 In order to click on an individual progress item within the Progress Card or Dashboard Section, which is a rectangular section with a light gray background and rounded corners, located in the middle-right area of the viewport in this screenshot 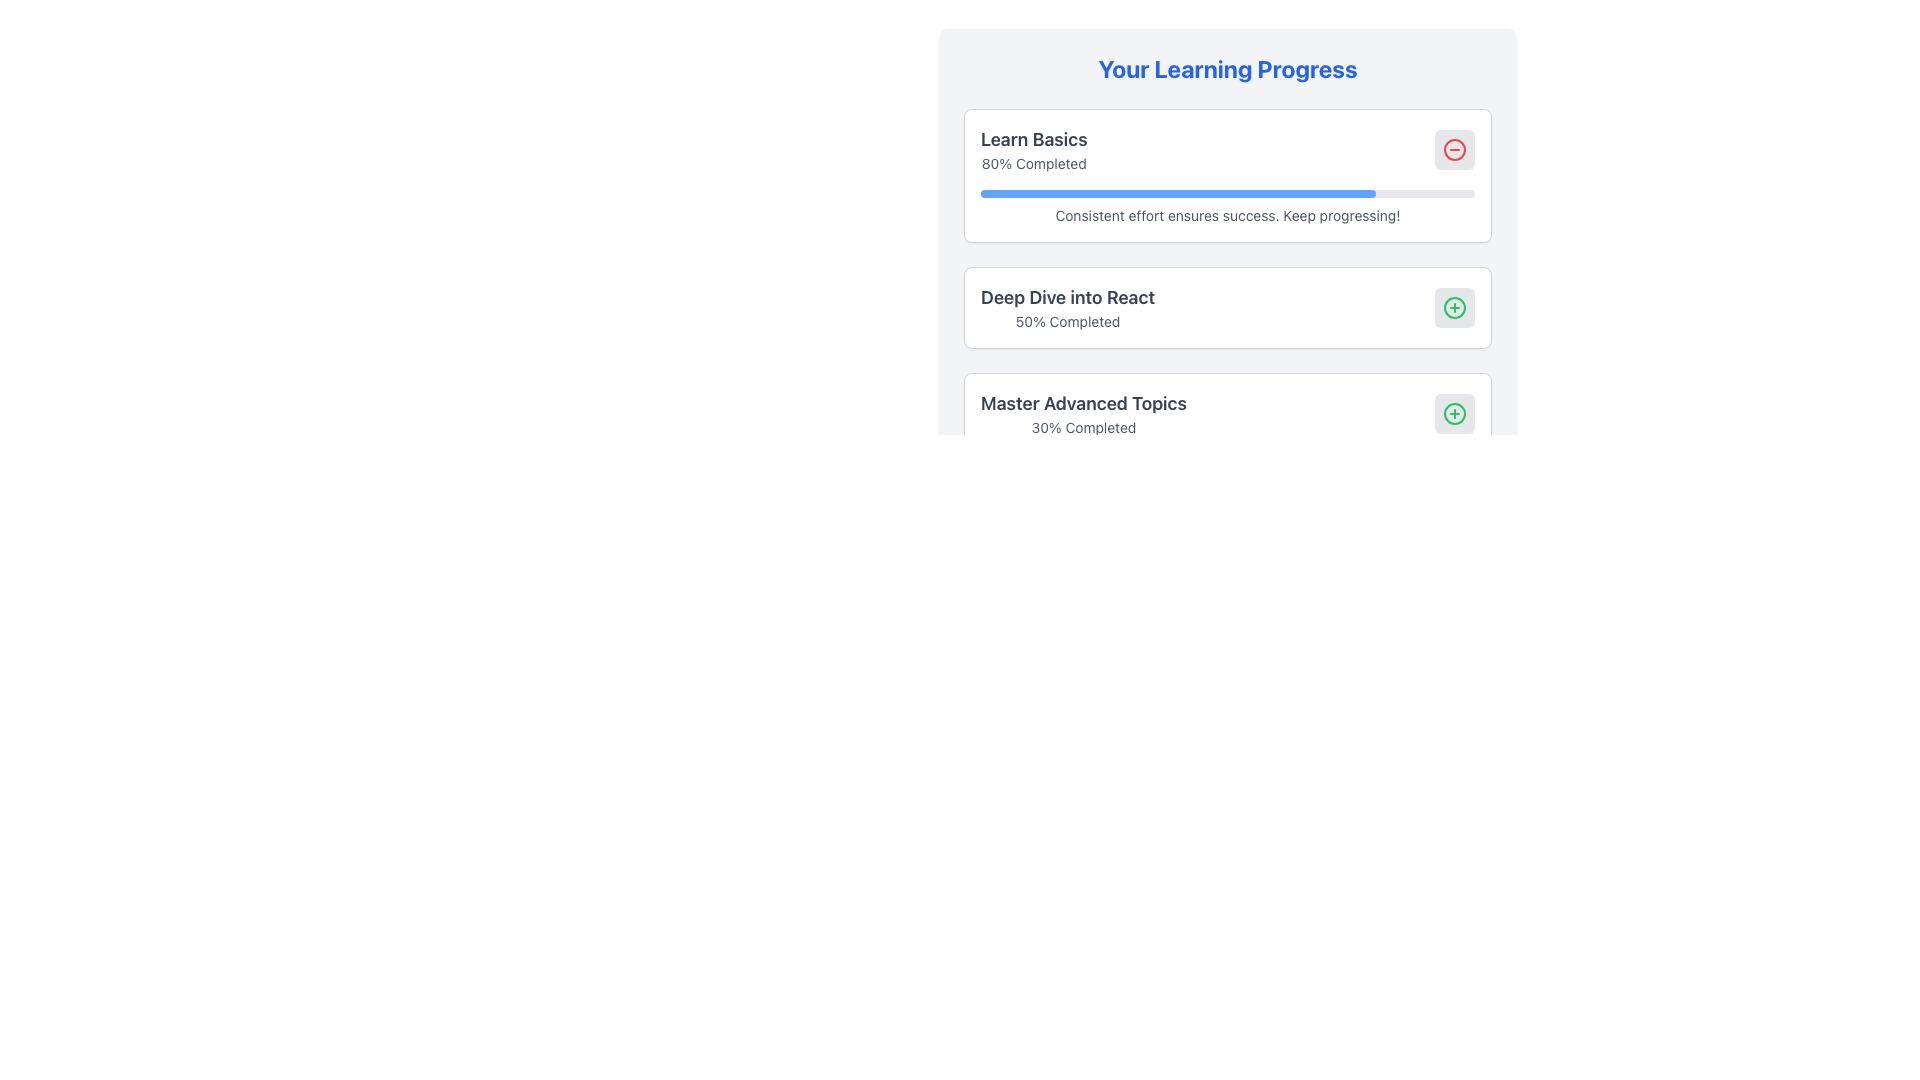, I will do `click(1227, 253)`.